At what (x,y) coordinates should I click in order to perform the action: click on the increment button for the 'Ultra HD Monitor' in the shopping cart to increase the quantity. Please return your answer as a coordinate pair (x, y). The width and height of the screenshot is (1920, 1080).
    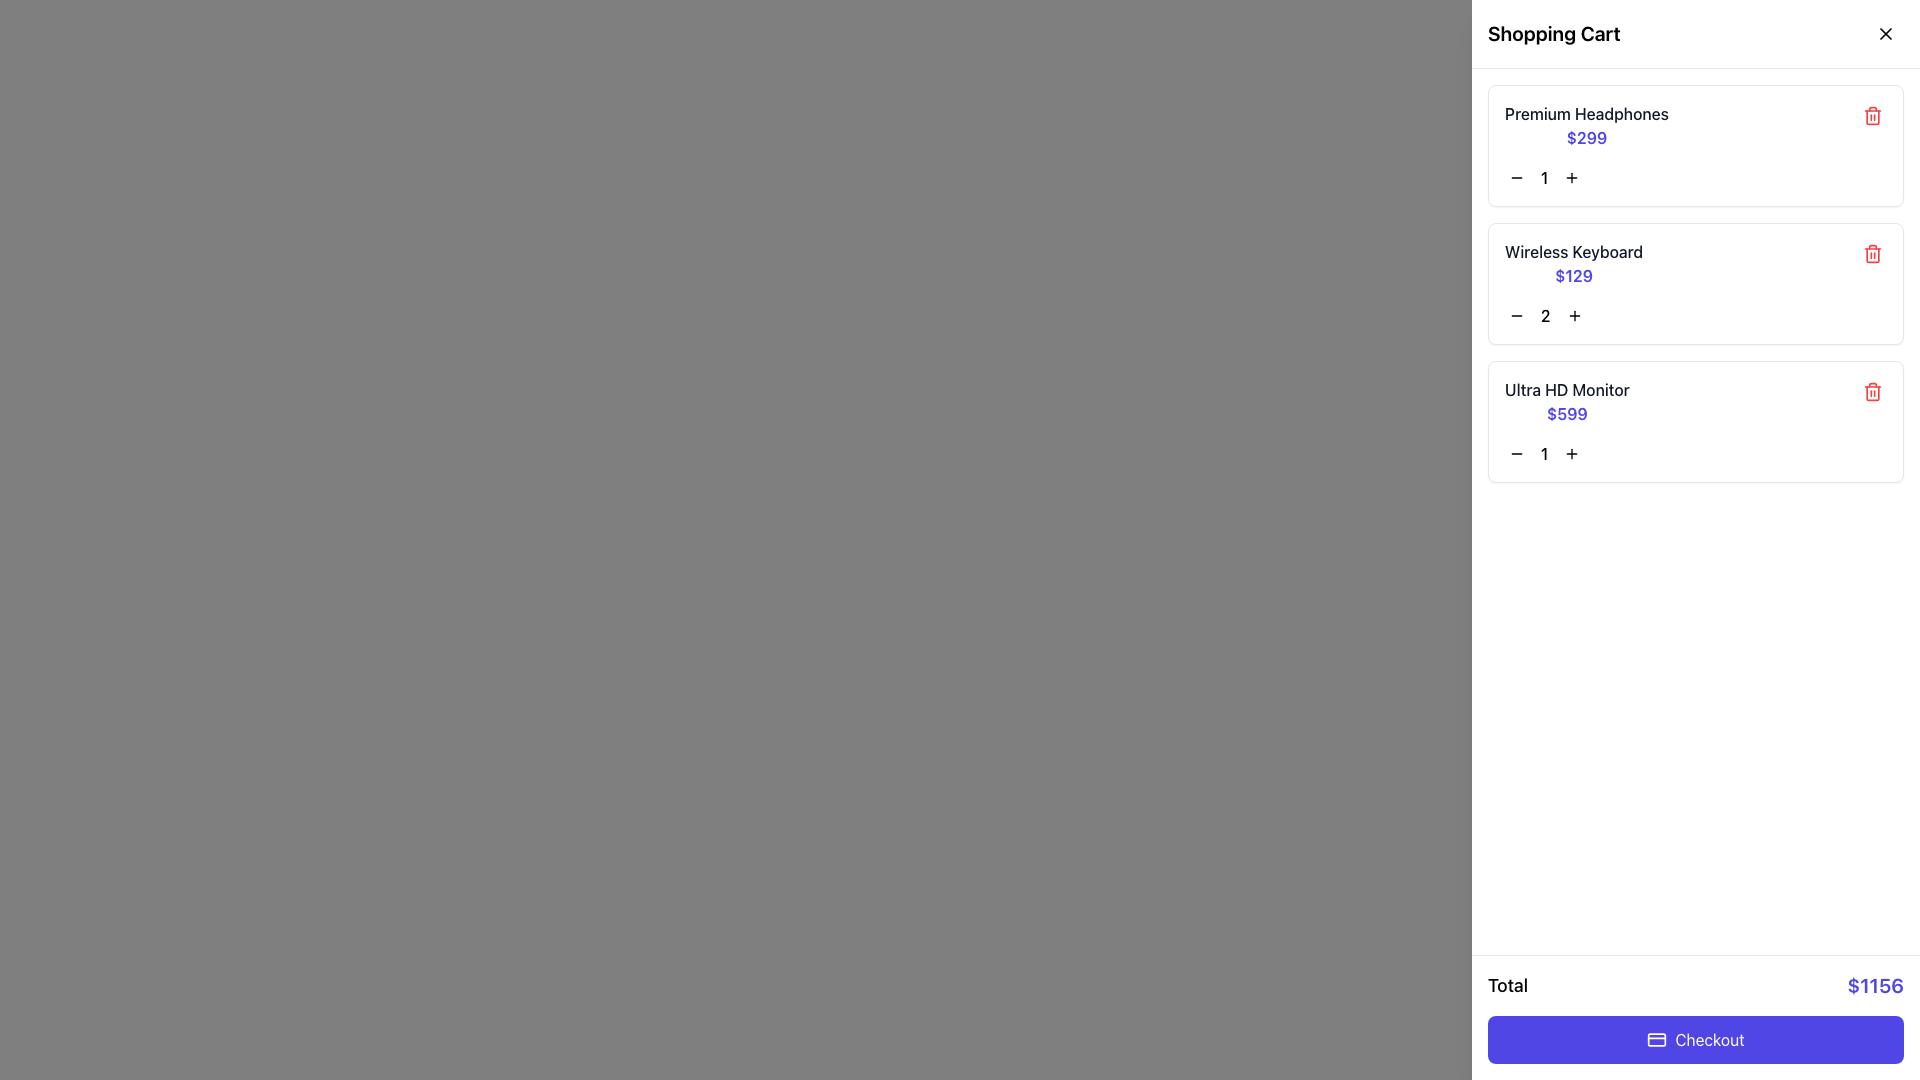
    Looking at the image, I should click on (1571, 454).